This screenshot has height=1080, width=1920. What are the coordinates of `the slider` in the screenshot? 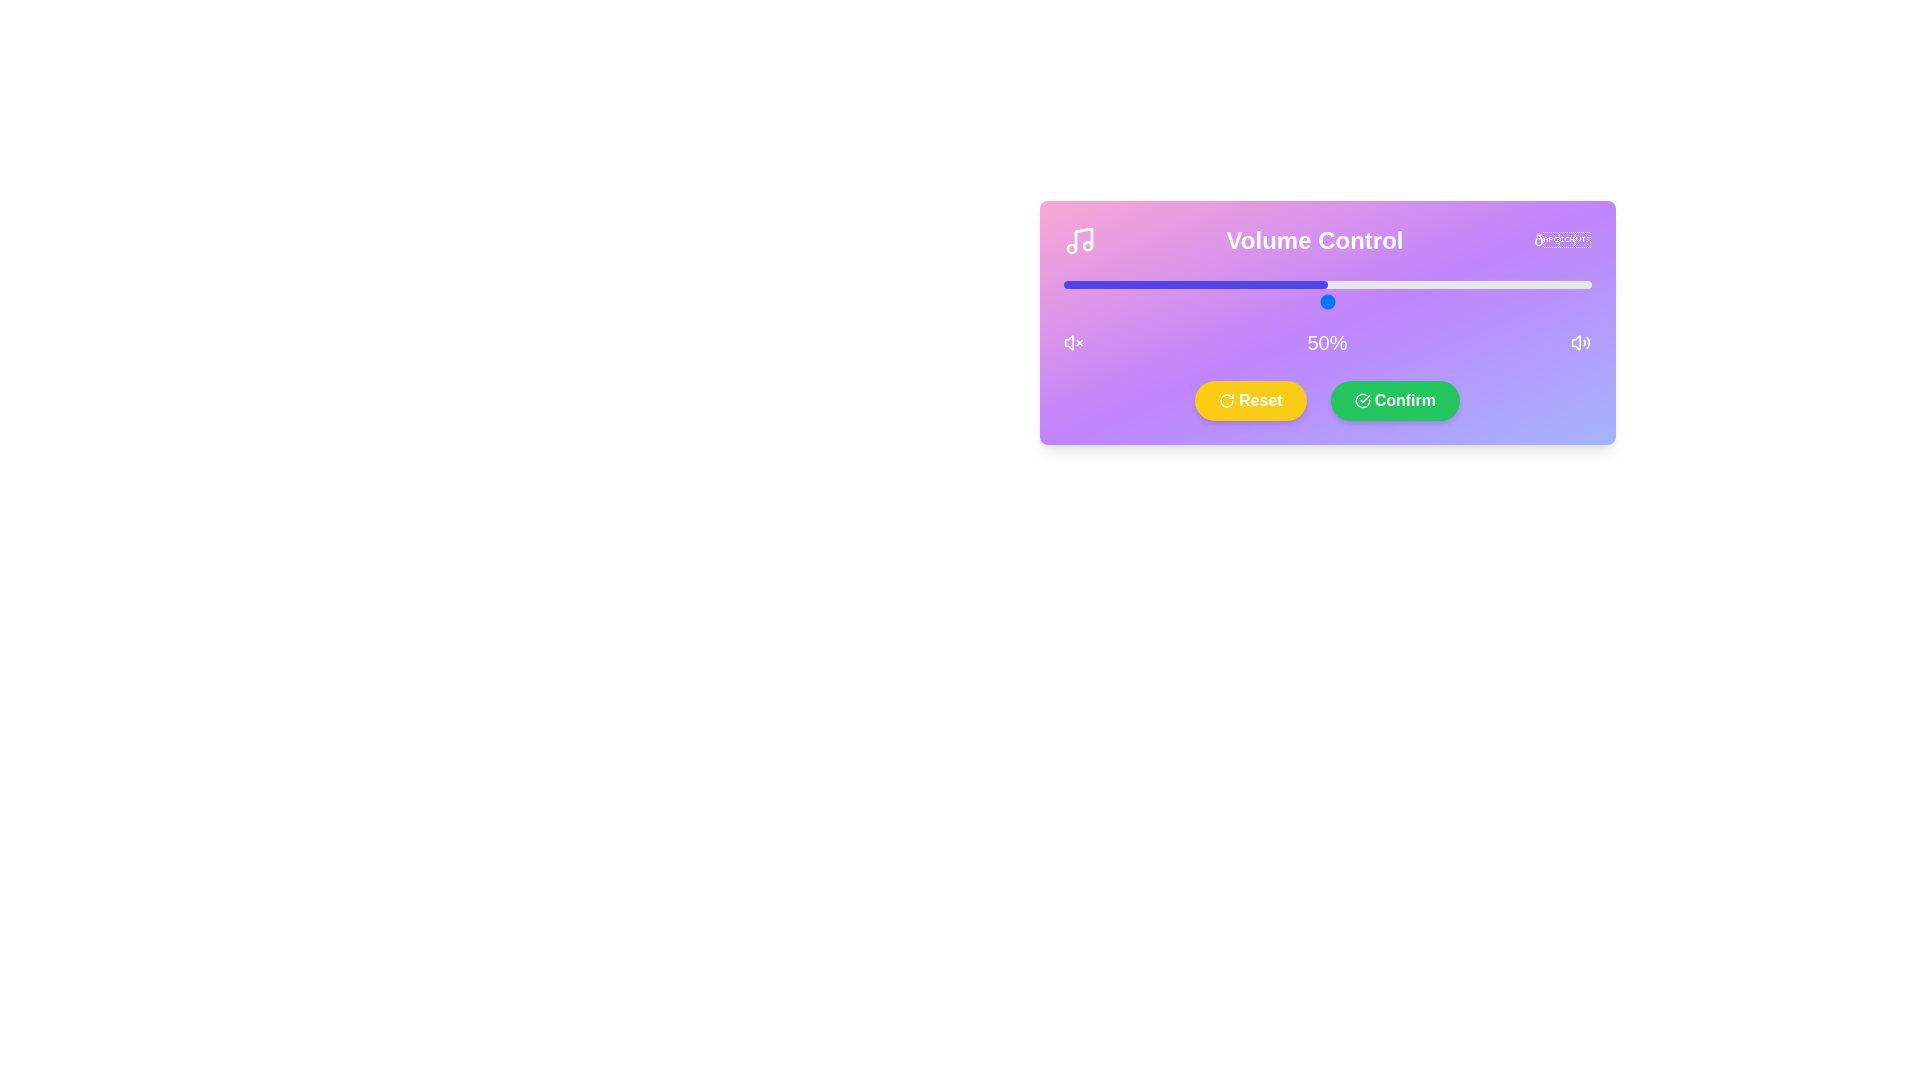 It's located at (1437, 301).